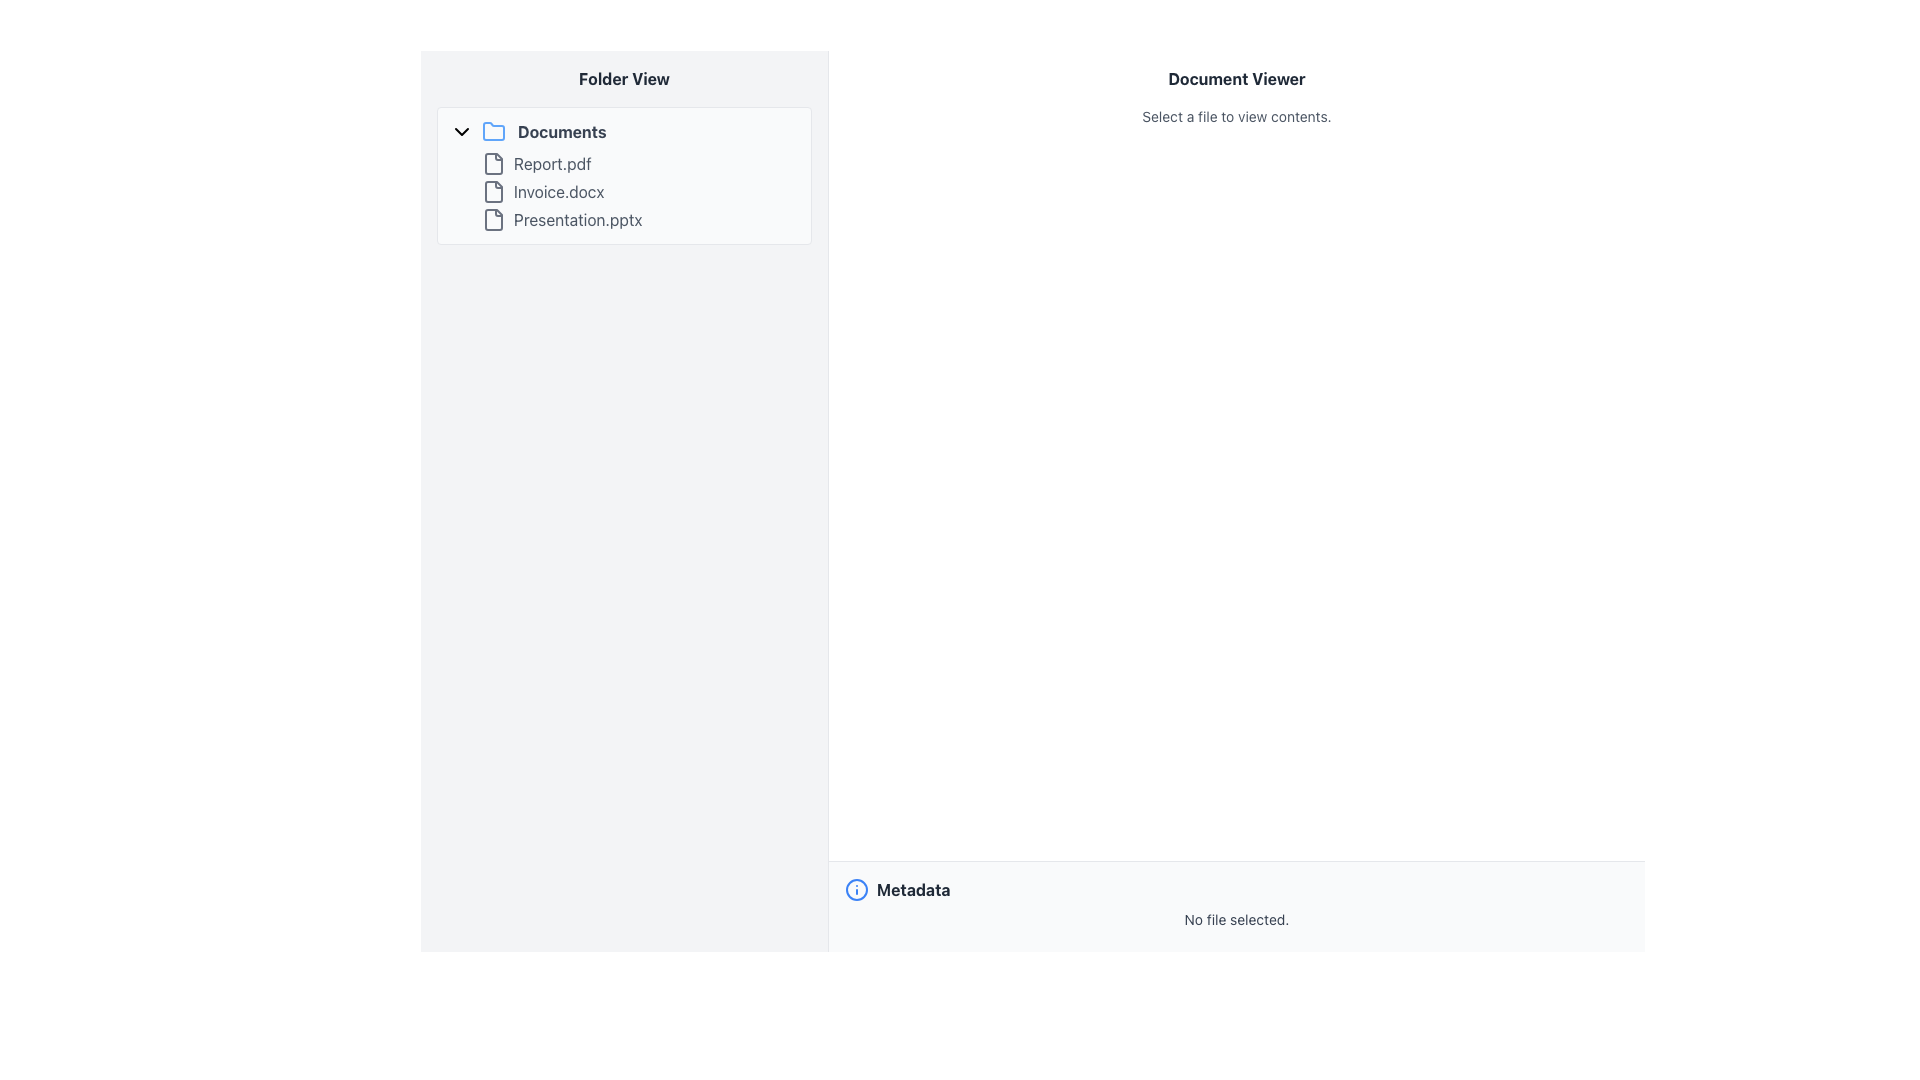  I want to click on the linked document item icon representing 'Invoice.docx', so click(494, 192).